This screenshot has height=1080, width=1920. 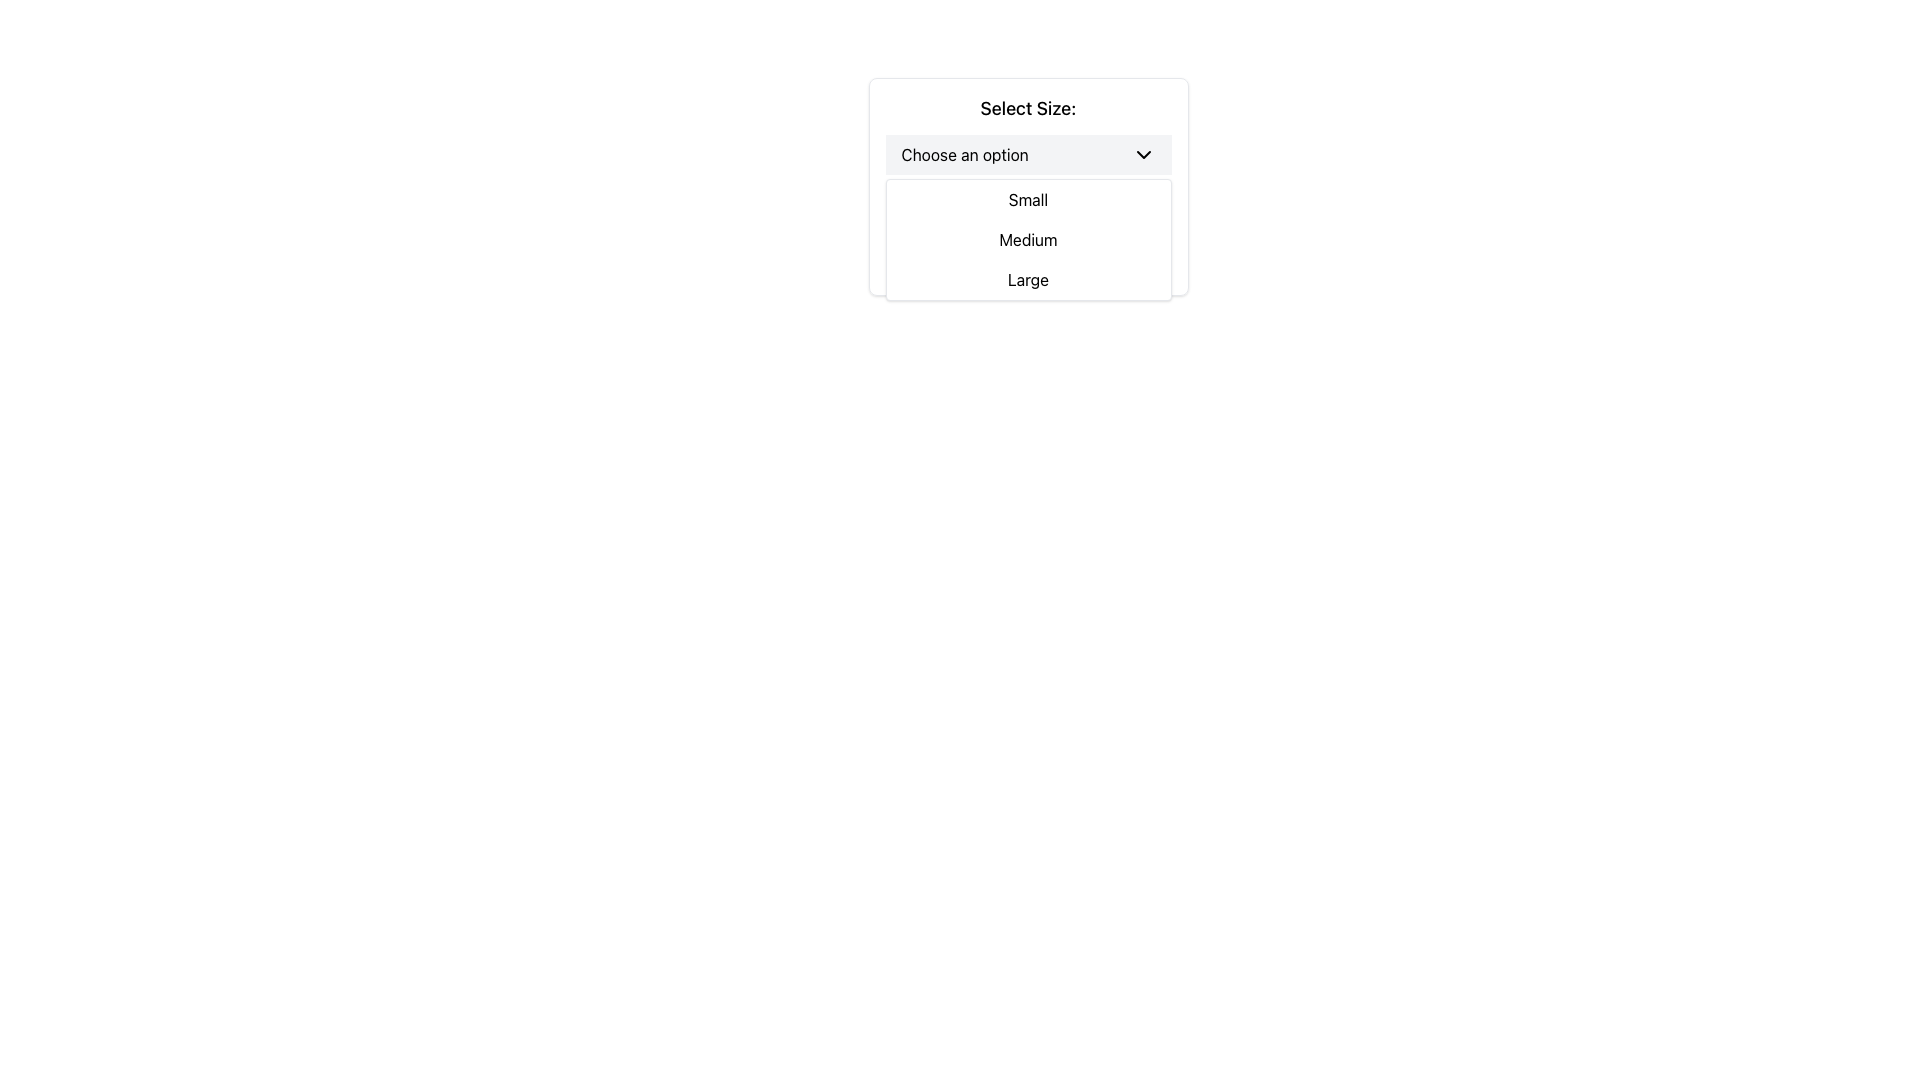 What do you see at coordinates (1028, 238) in the screenshot?
I see `the 'Medium' menu option in the dropdown list` at bounding box center [1028, 238].